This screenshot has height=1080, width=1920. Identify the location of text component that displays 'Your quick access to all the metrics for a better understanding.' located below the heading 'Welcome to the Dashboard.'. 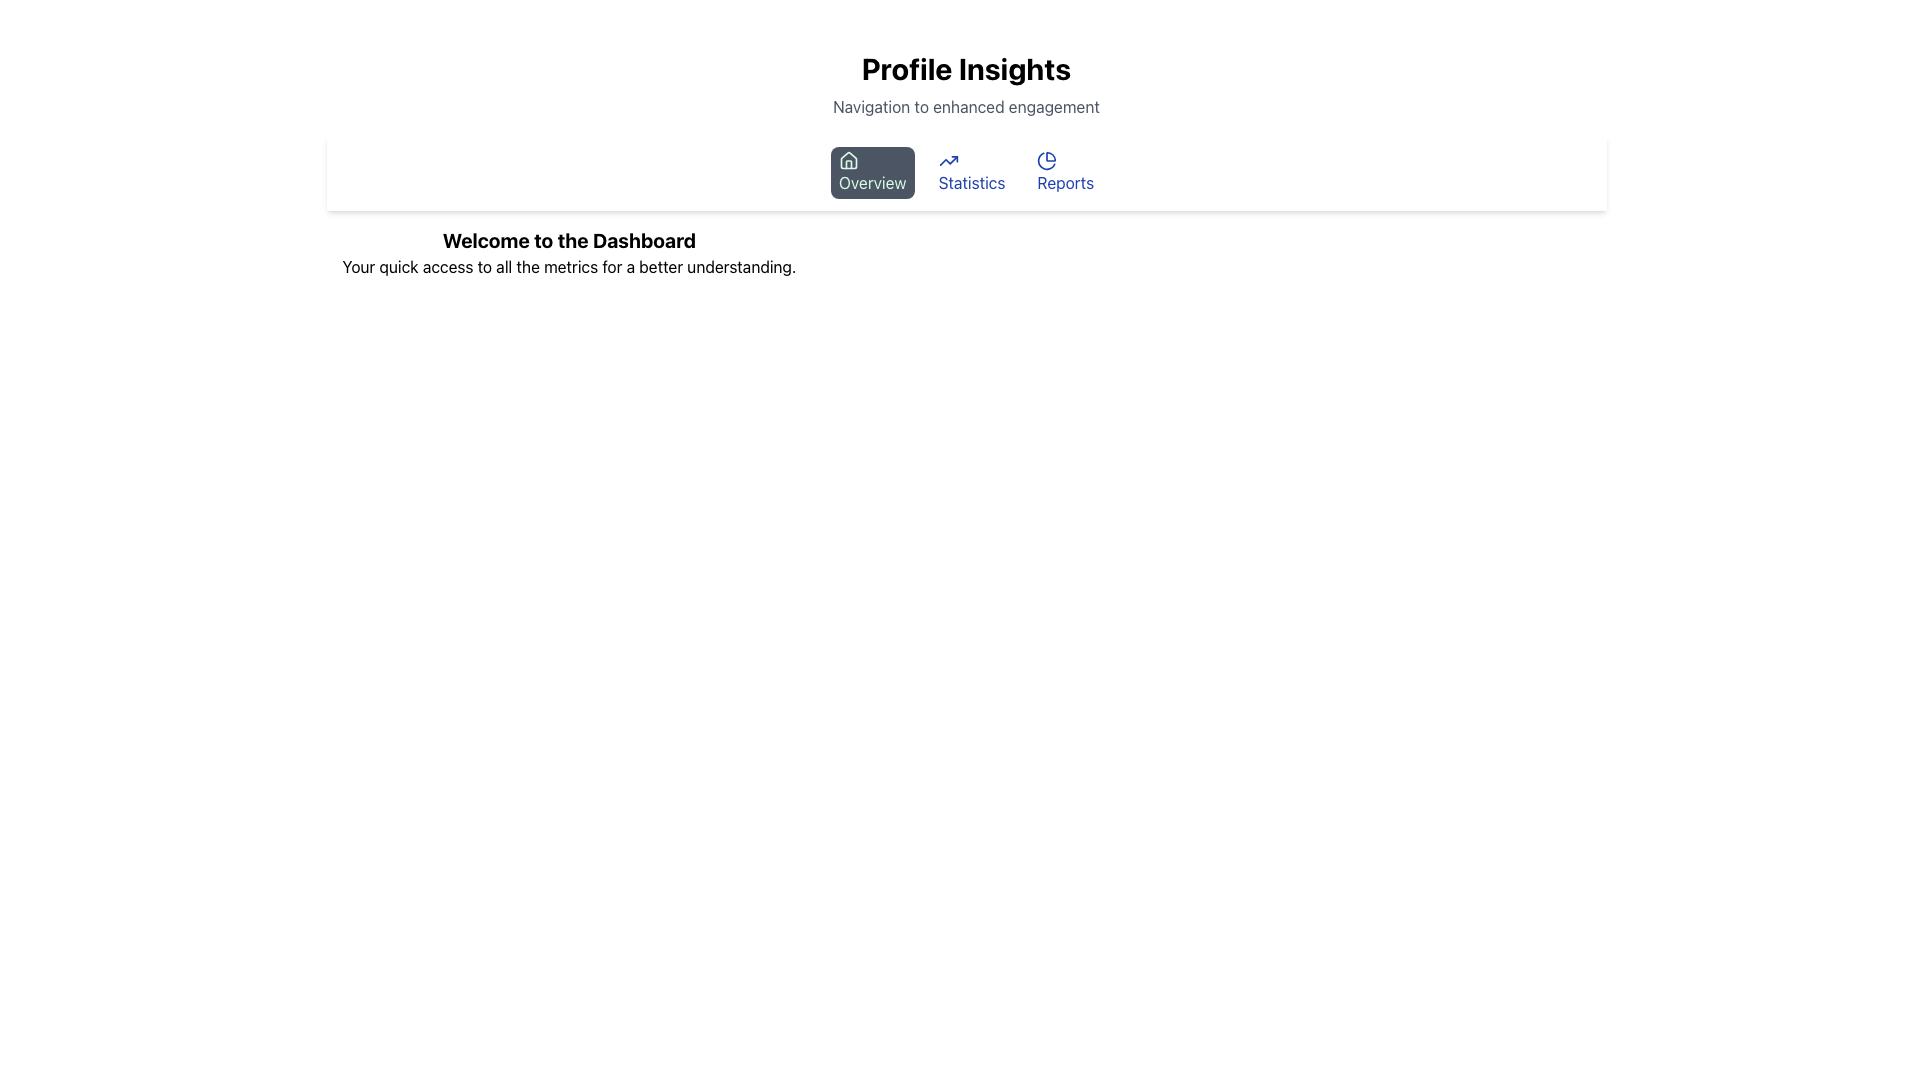
(568, 265).